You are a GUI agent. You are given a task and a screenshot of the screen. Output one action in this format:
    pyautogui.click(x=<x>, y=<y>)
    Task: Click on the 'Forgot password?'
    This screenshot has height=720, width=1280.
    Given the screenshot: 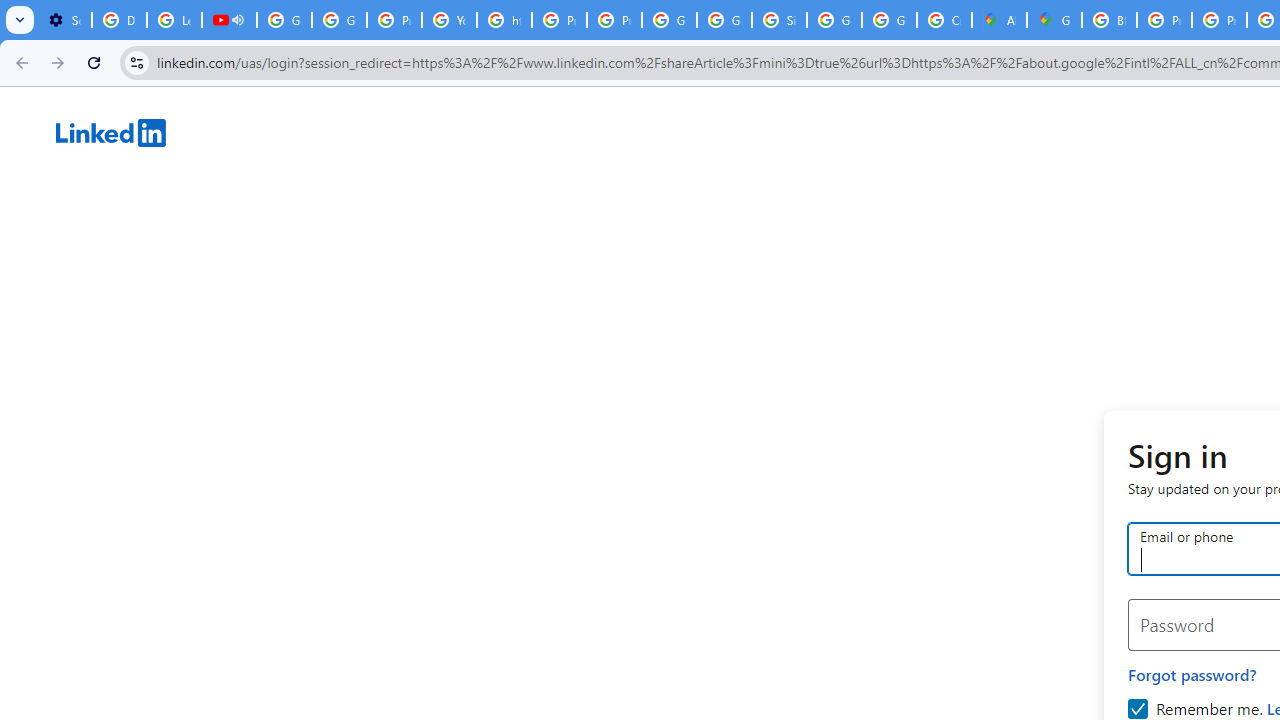 What is the action you would take?
    pyautogui.click(x=1192, y=674)
    